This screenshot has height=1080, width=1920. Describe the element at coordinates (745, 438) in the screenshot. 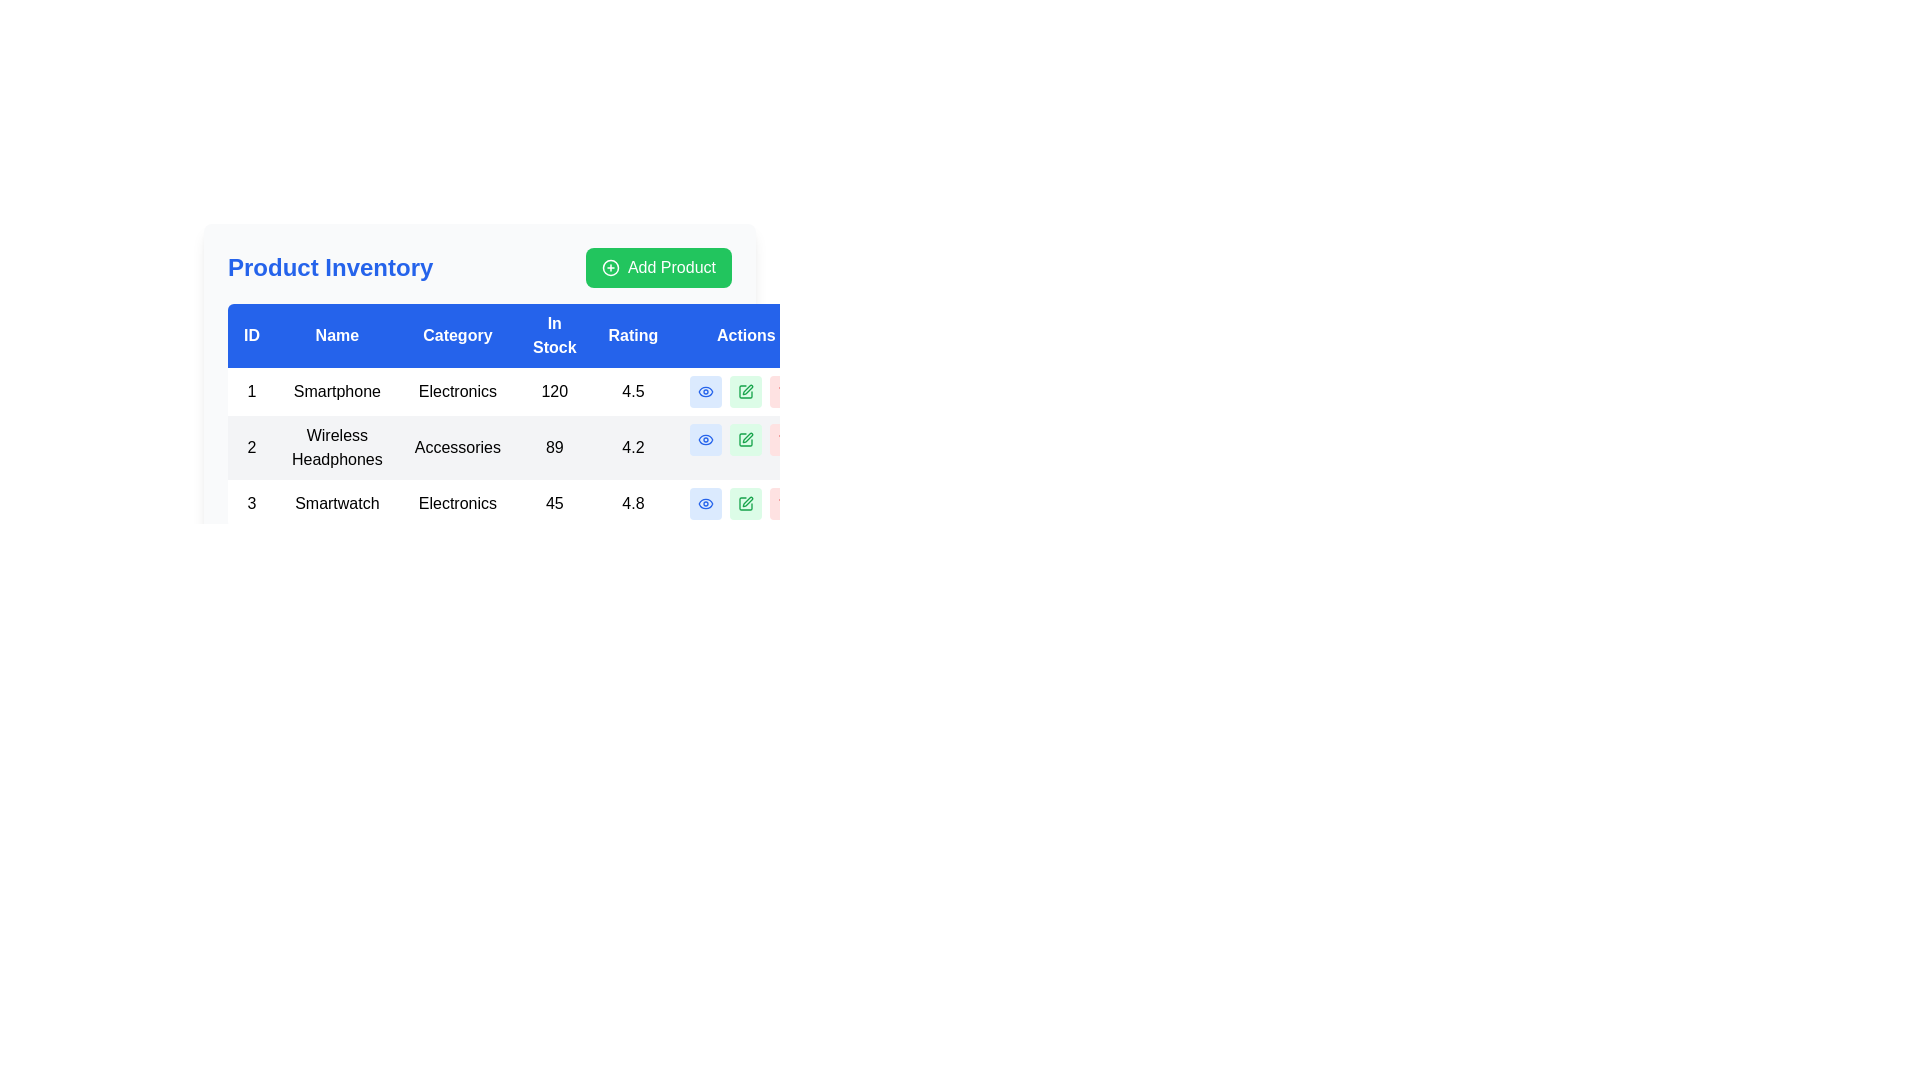

I see `the rounded rectangular green button with a pencil icon in the 'Actions' column for 'Wireless Headphones'` at that location.